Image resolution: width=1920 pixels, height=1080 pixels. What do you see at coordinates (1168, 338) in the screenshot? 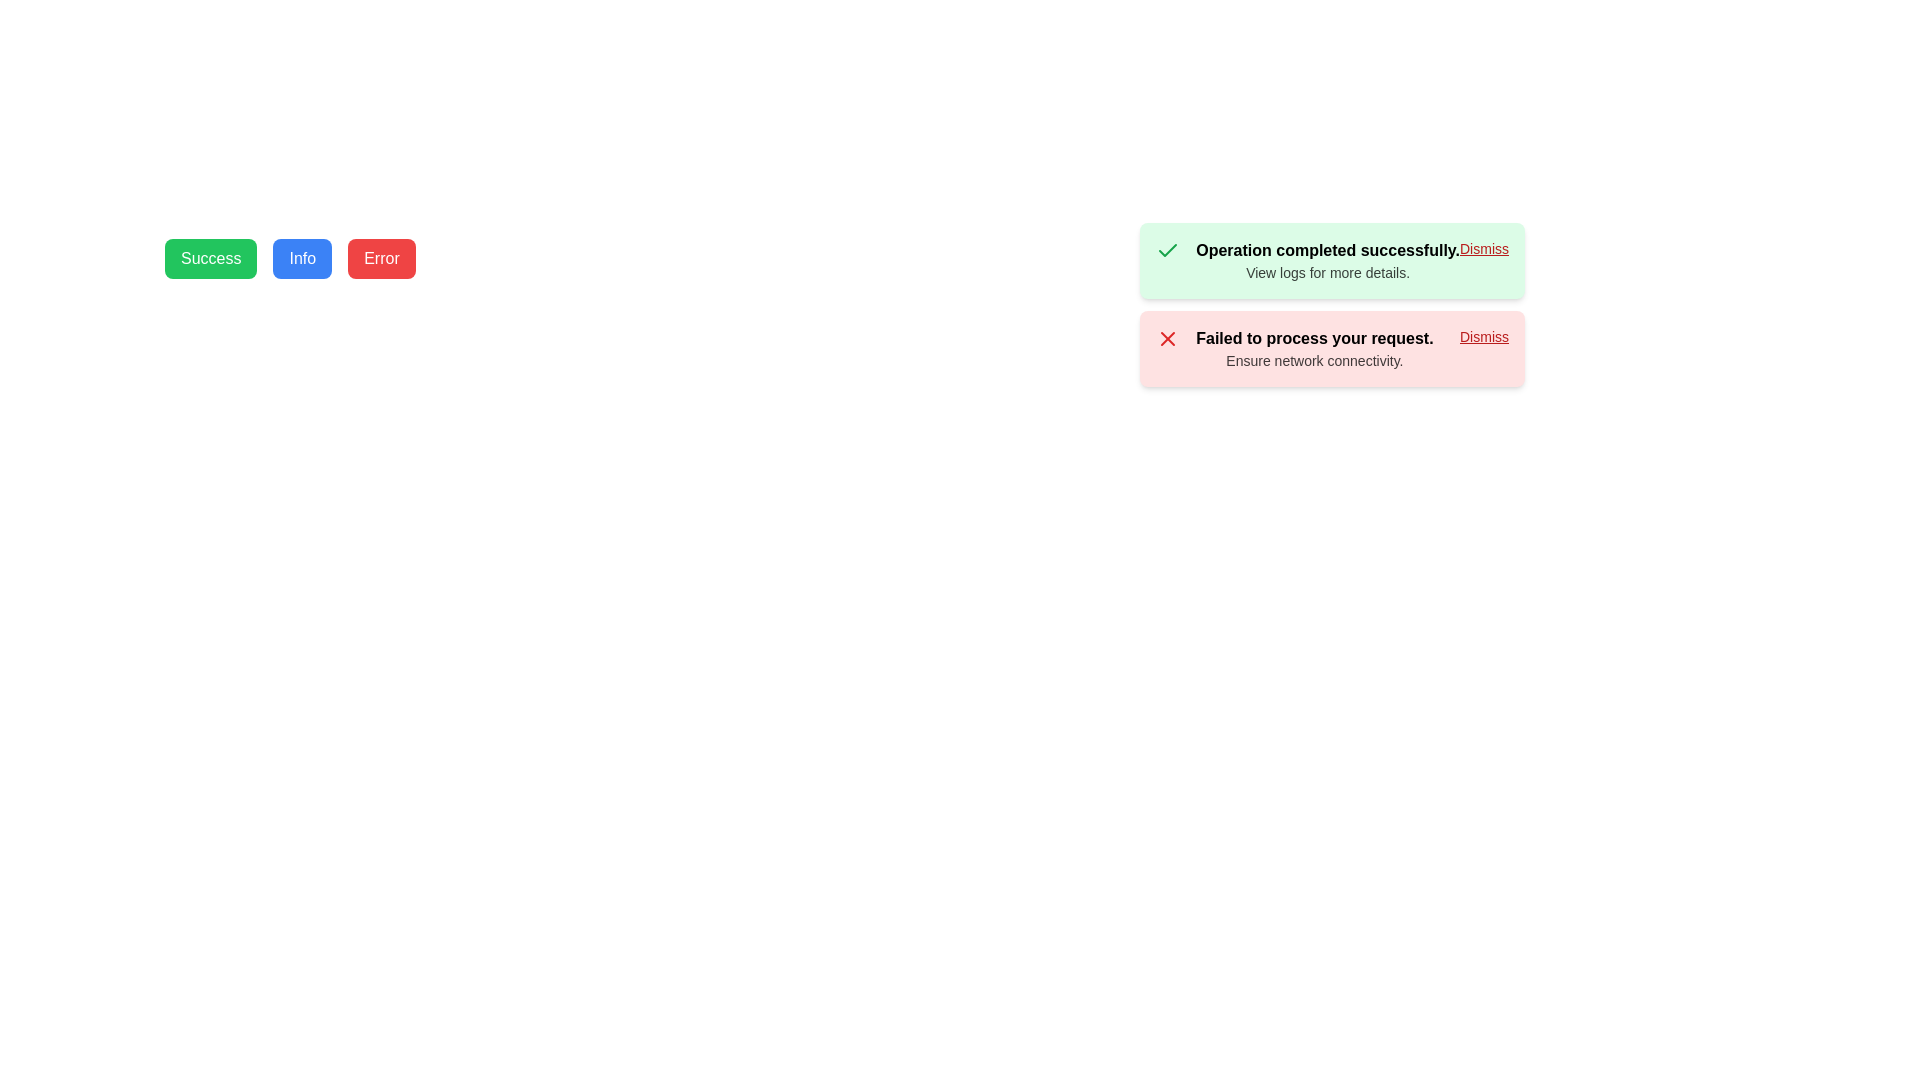
I see `the red 'X' icon, which is a minimalist design consisting of two diagonal lines crossing each other, located to the left of the text 'Failed to process your request.'` at bounding box center [1168, 338].